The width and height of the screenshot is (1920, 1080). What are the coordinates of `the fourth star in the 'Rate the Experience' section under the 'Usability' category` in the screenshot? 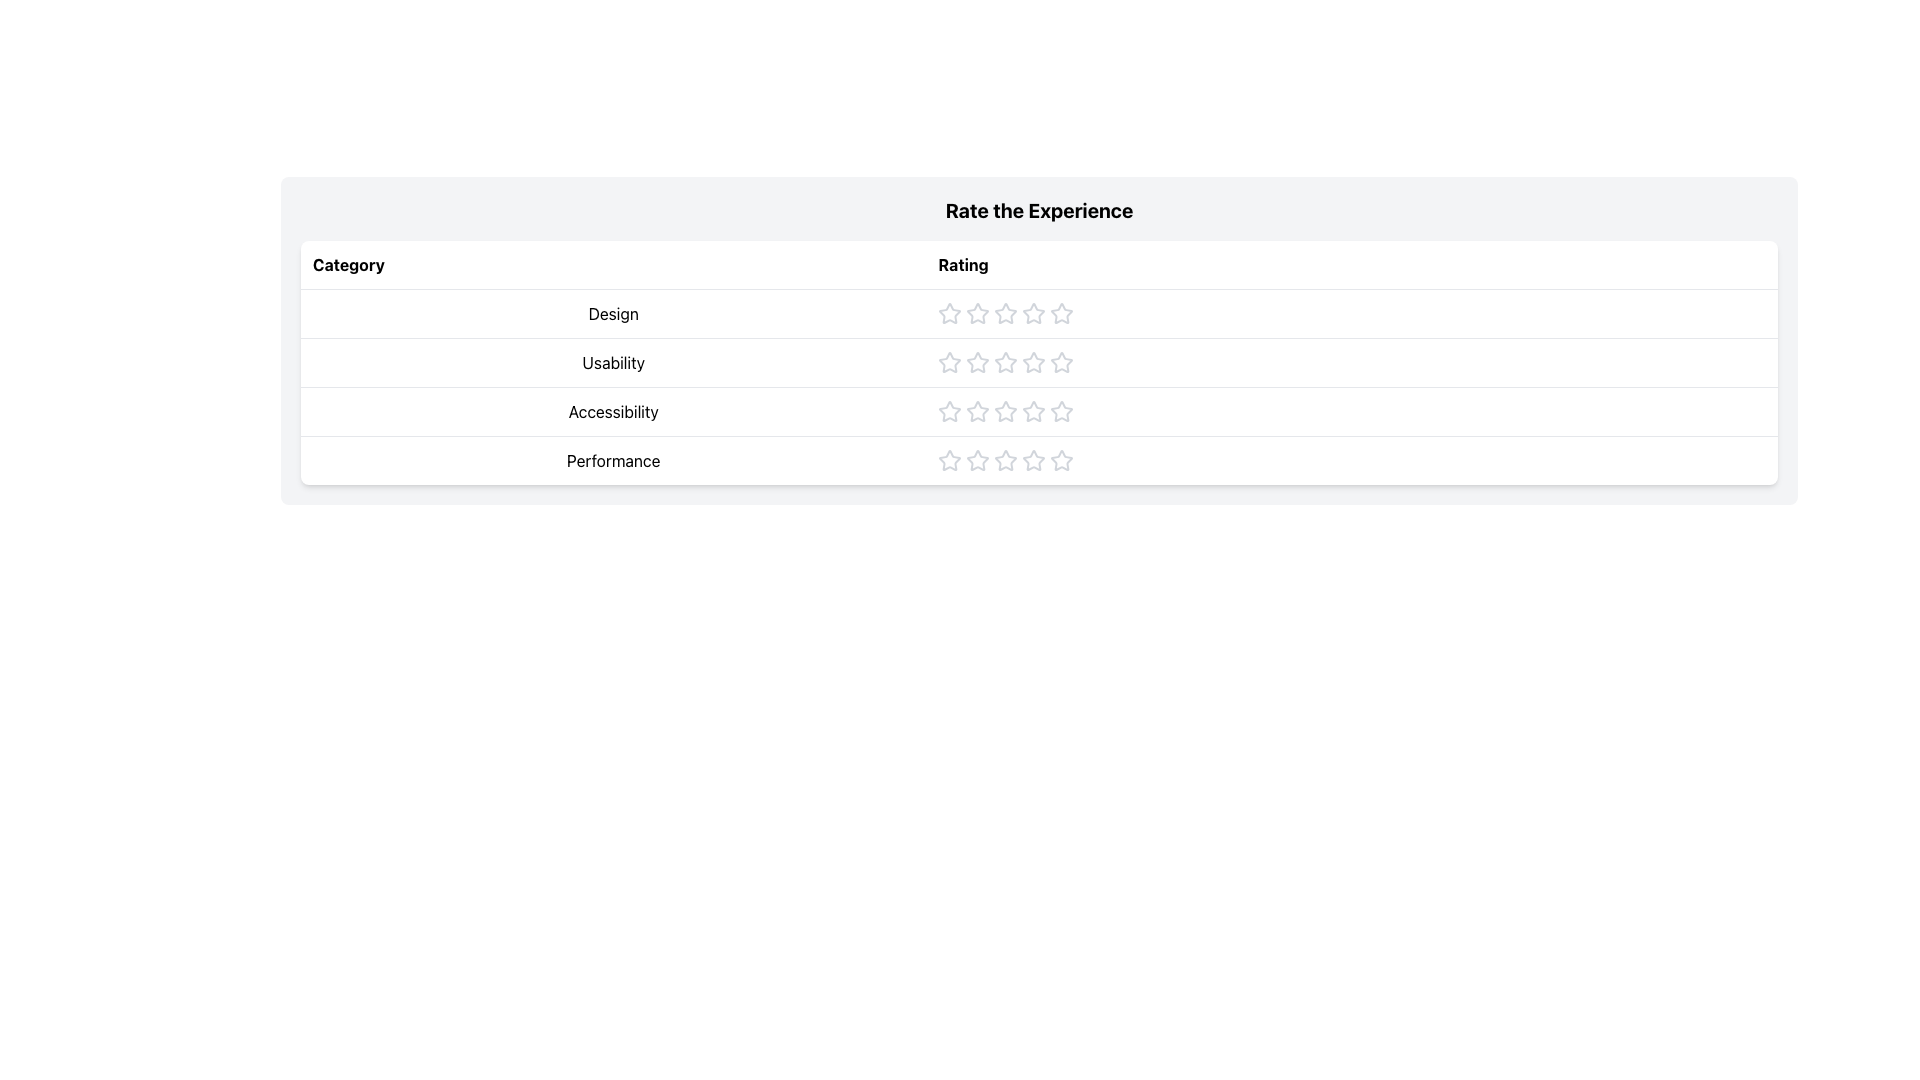 It's located at (1033, 362).